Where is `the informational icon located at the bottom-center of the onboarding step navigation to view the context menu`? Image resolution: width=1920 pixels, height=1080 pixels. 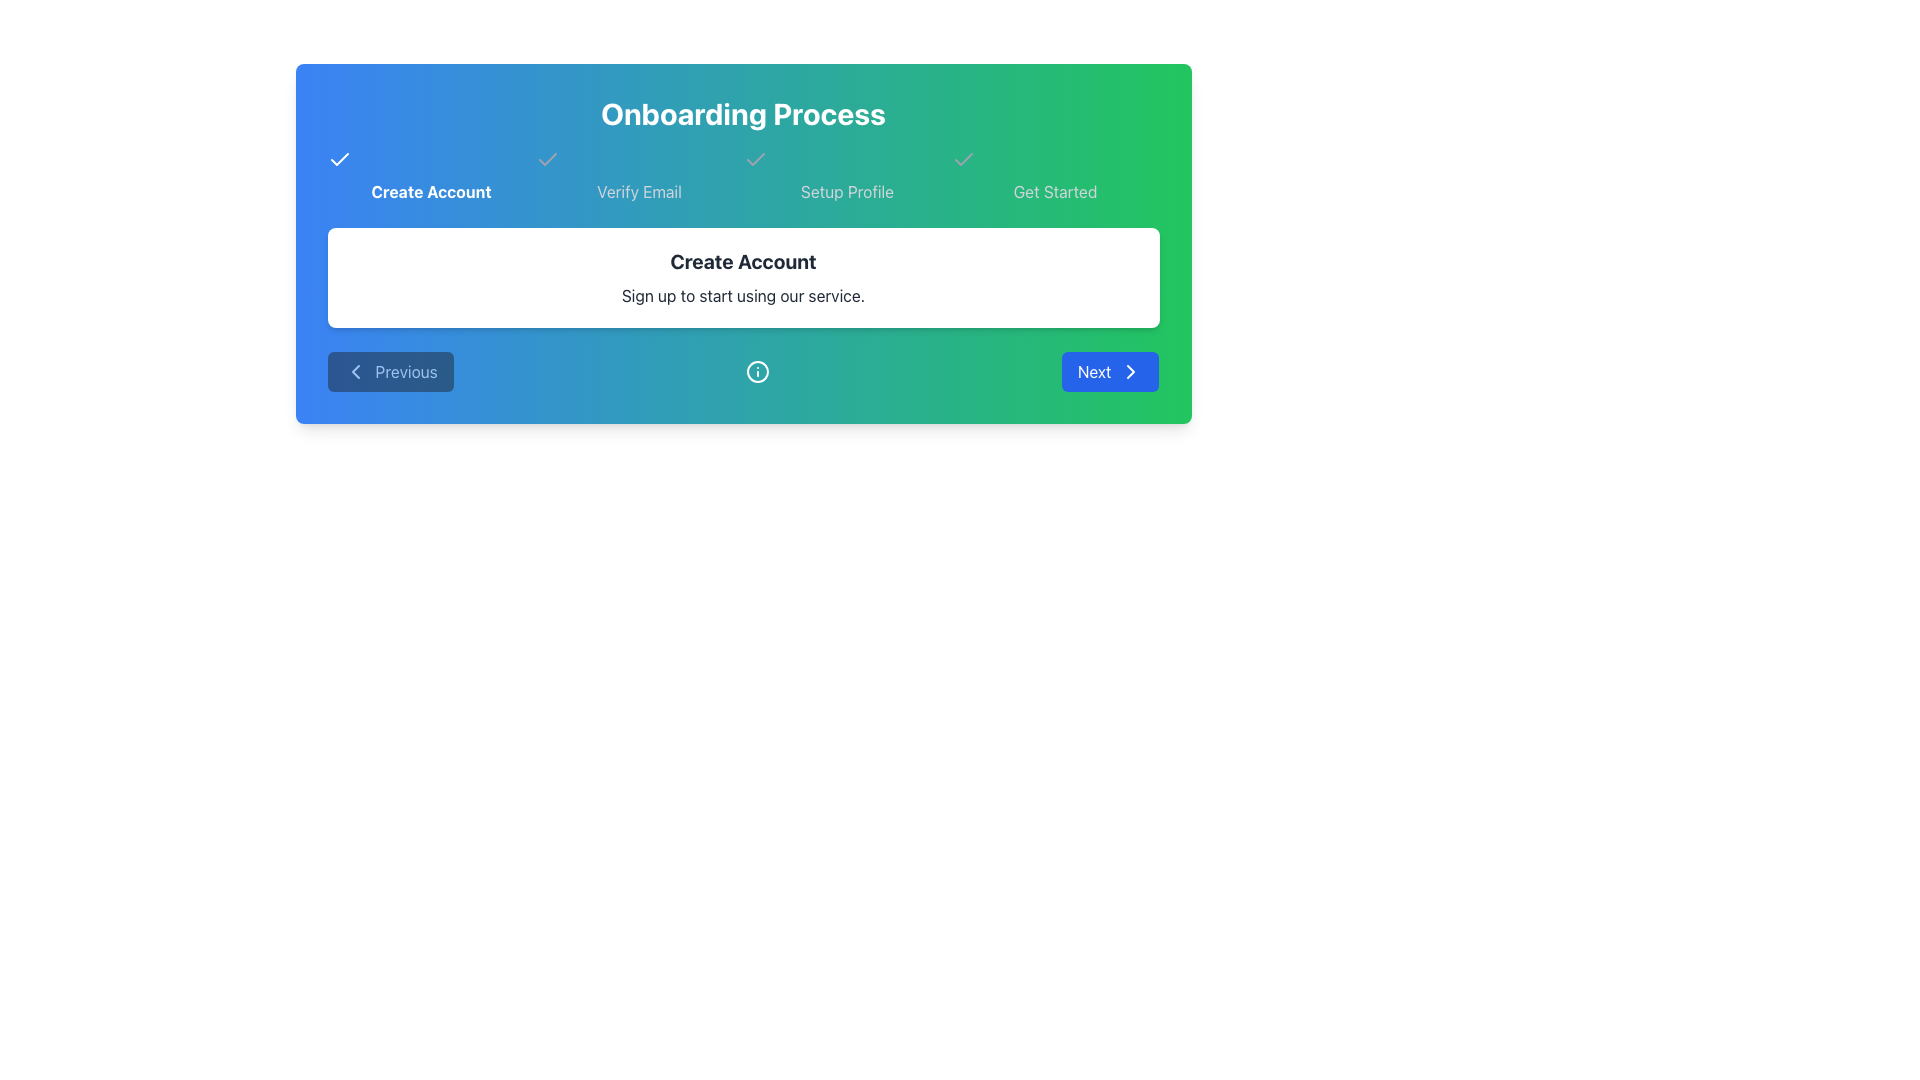 the informational icon located at the bottom-center of the onboarding step navigation to view the context menu is located at coordinates (756, 371).